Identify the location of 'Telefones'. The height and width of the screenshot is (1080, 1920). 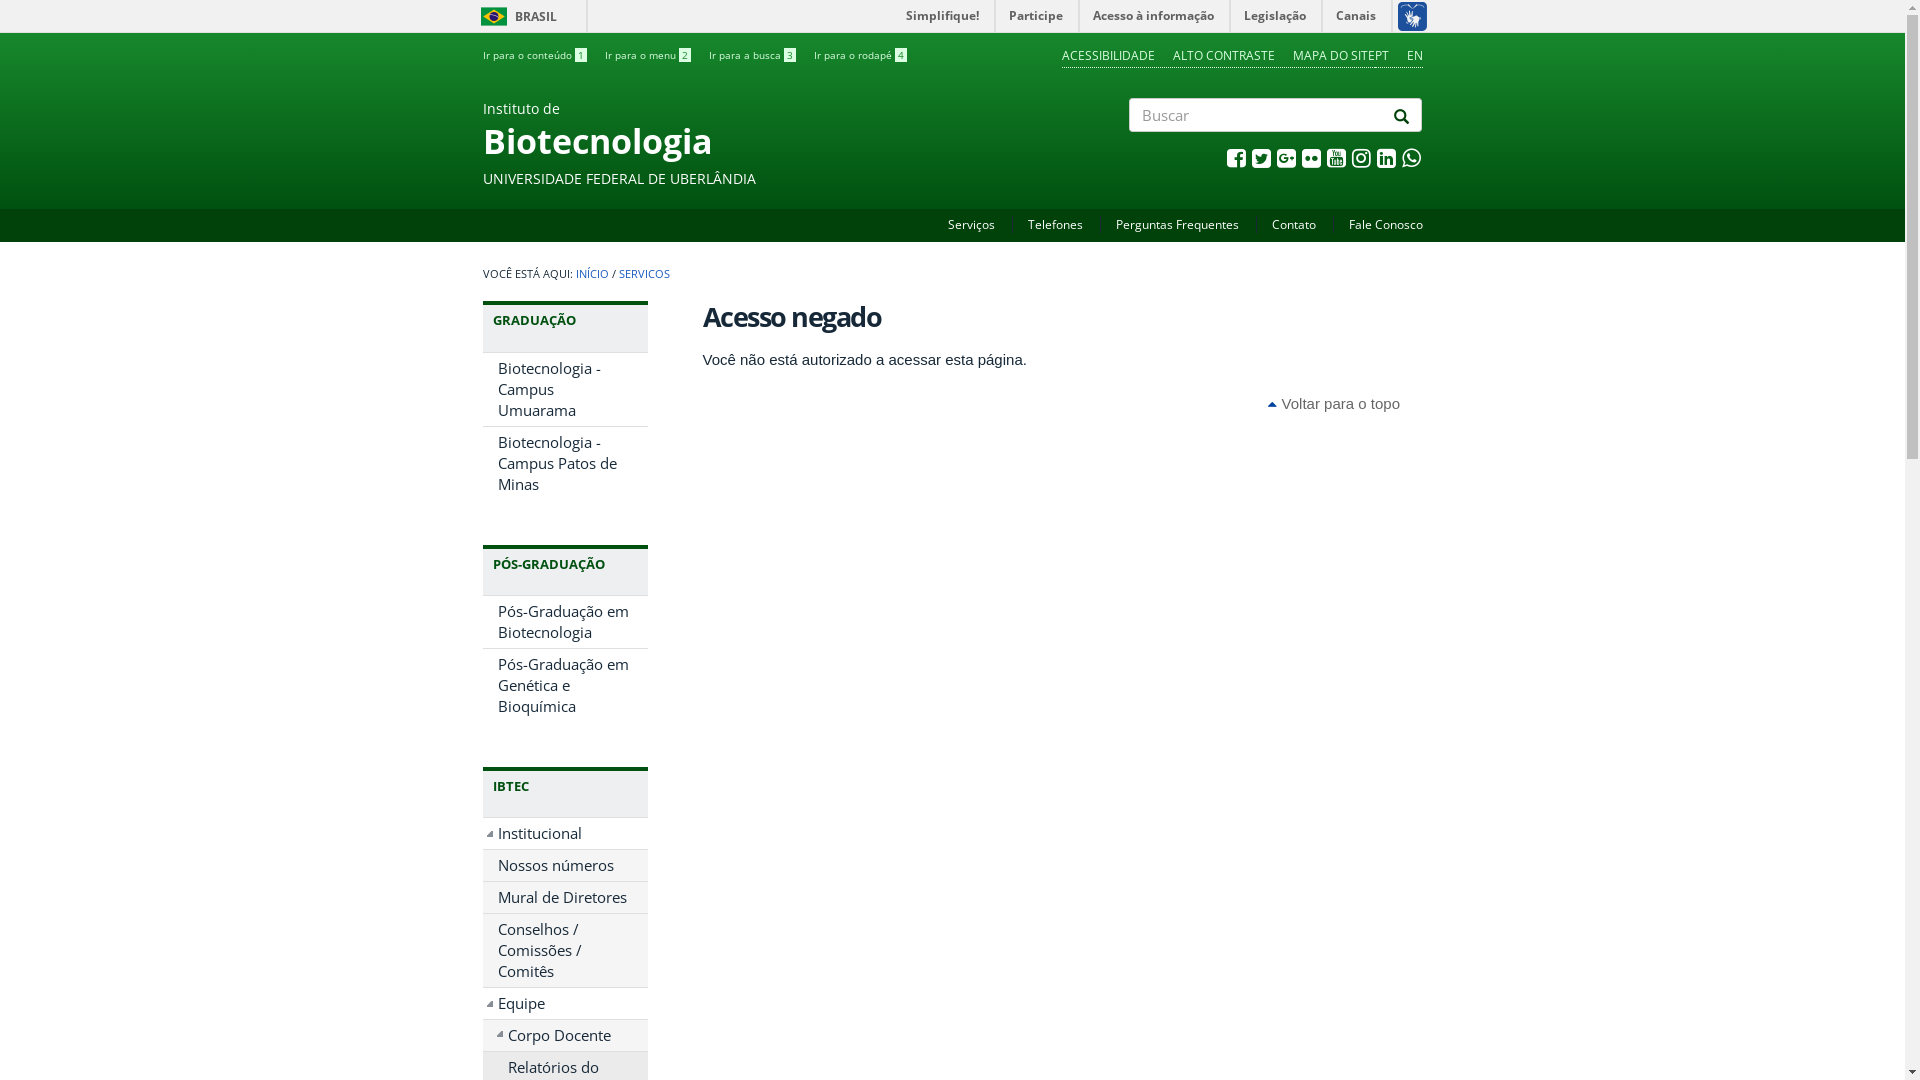
(1054, 224).